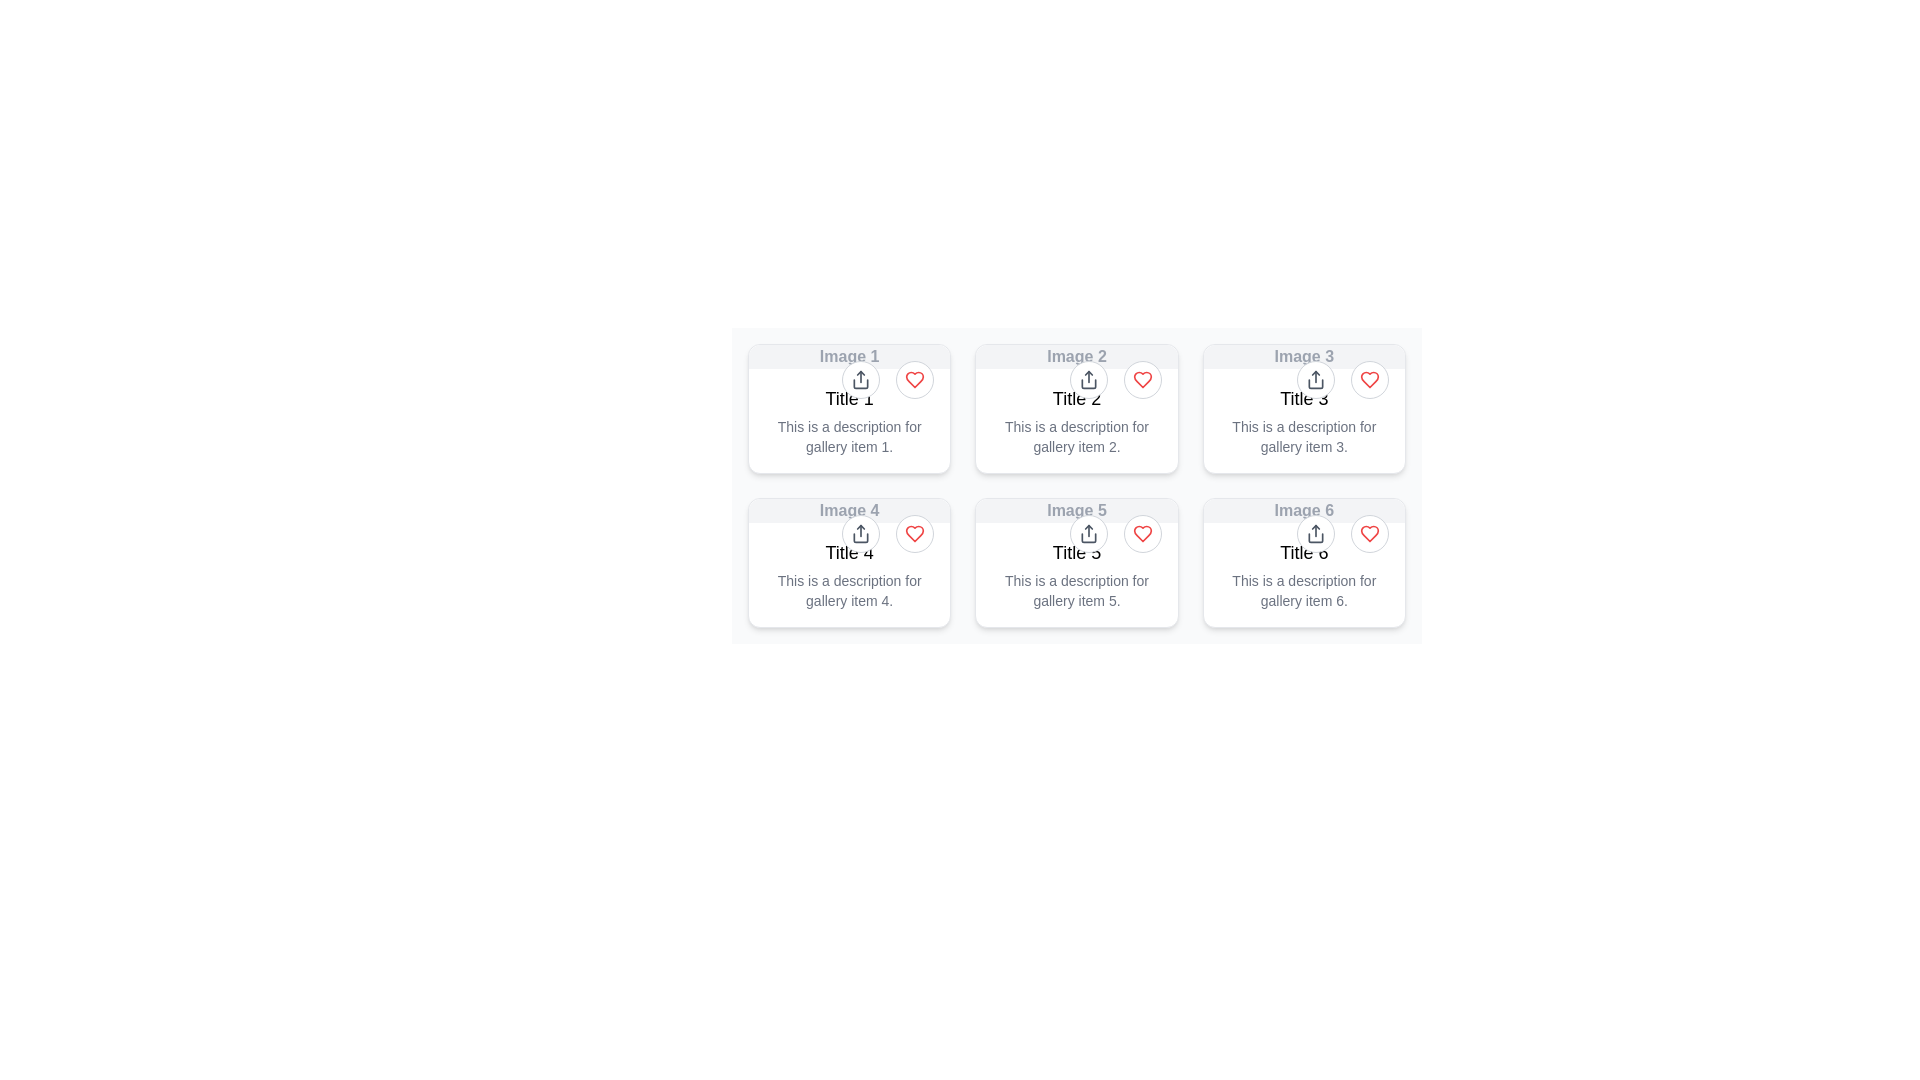  What do you see at coordinates (1075, 589) in the screenshot?
I see `description text located beneath 'Title 5' in the fifth card of the grid layout` at bounding box center [1075, 589].